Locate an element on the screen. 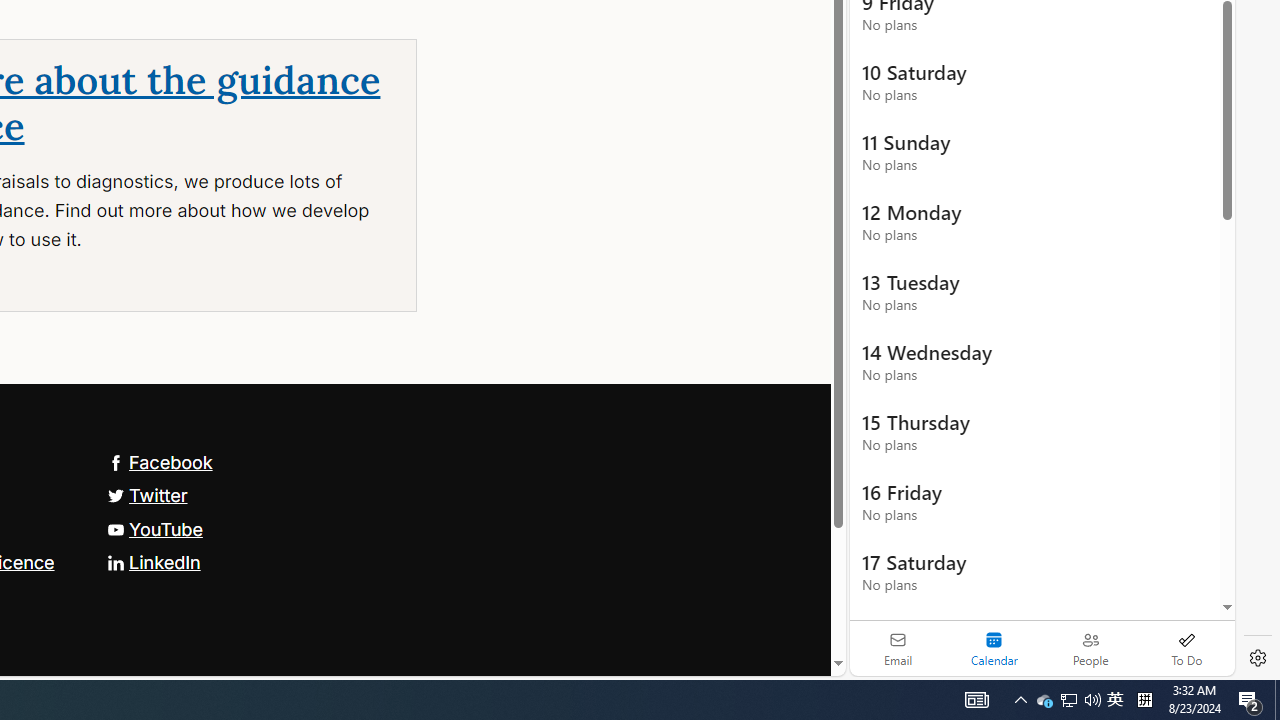 Image resolution: width=1280 pixels, height=720 pixels. 'To Do' is located at coordinates (1186, 648).